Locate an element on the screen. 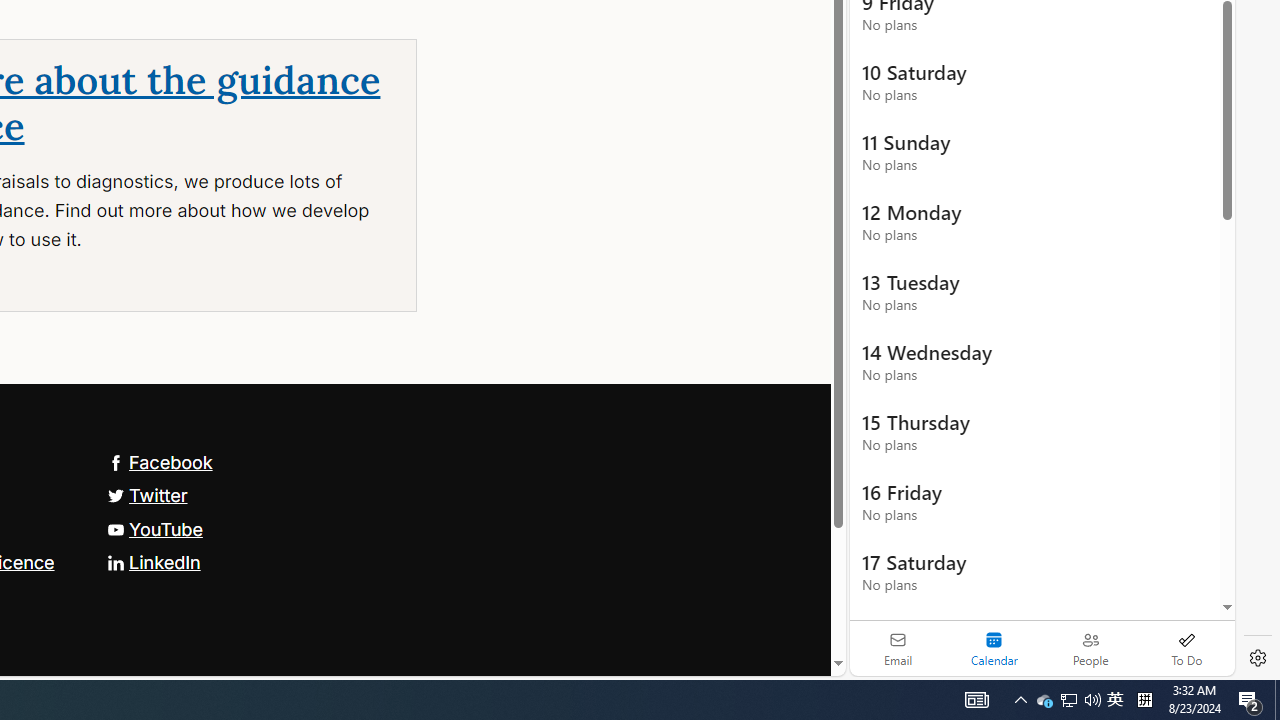 Image resolution: width=1280 pixels, height=720 pixels. 'To Do' is located at coordinates (1186, 648).